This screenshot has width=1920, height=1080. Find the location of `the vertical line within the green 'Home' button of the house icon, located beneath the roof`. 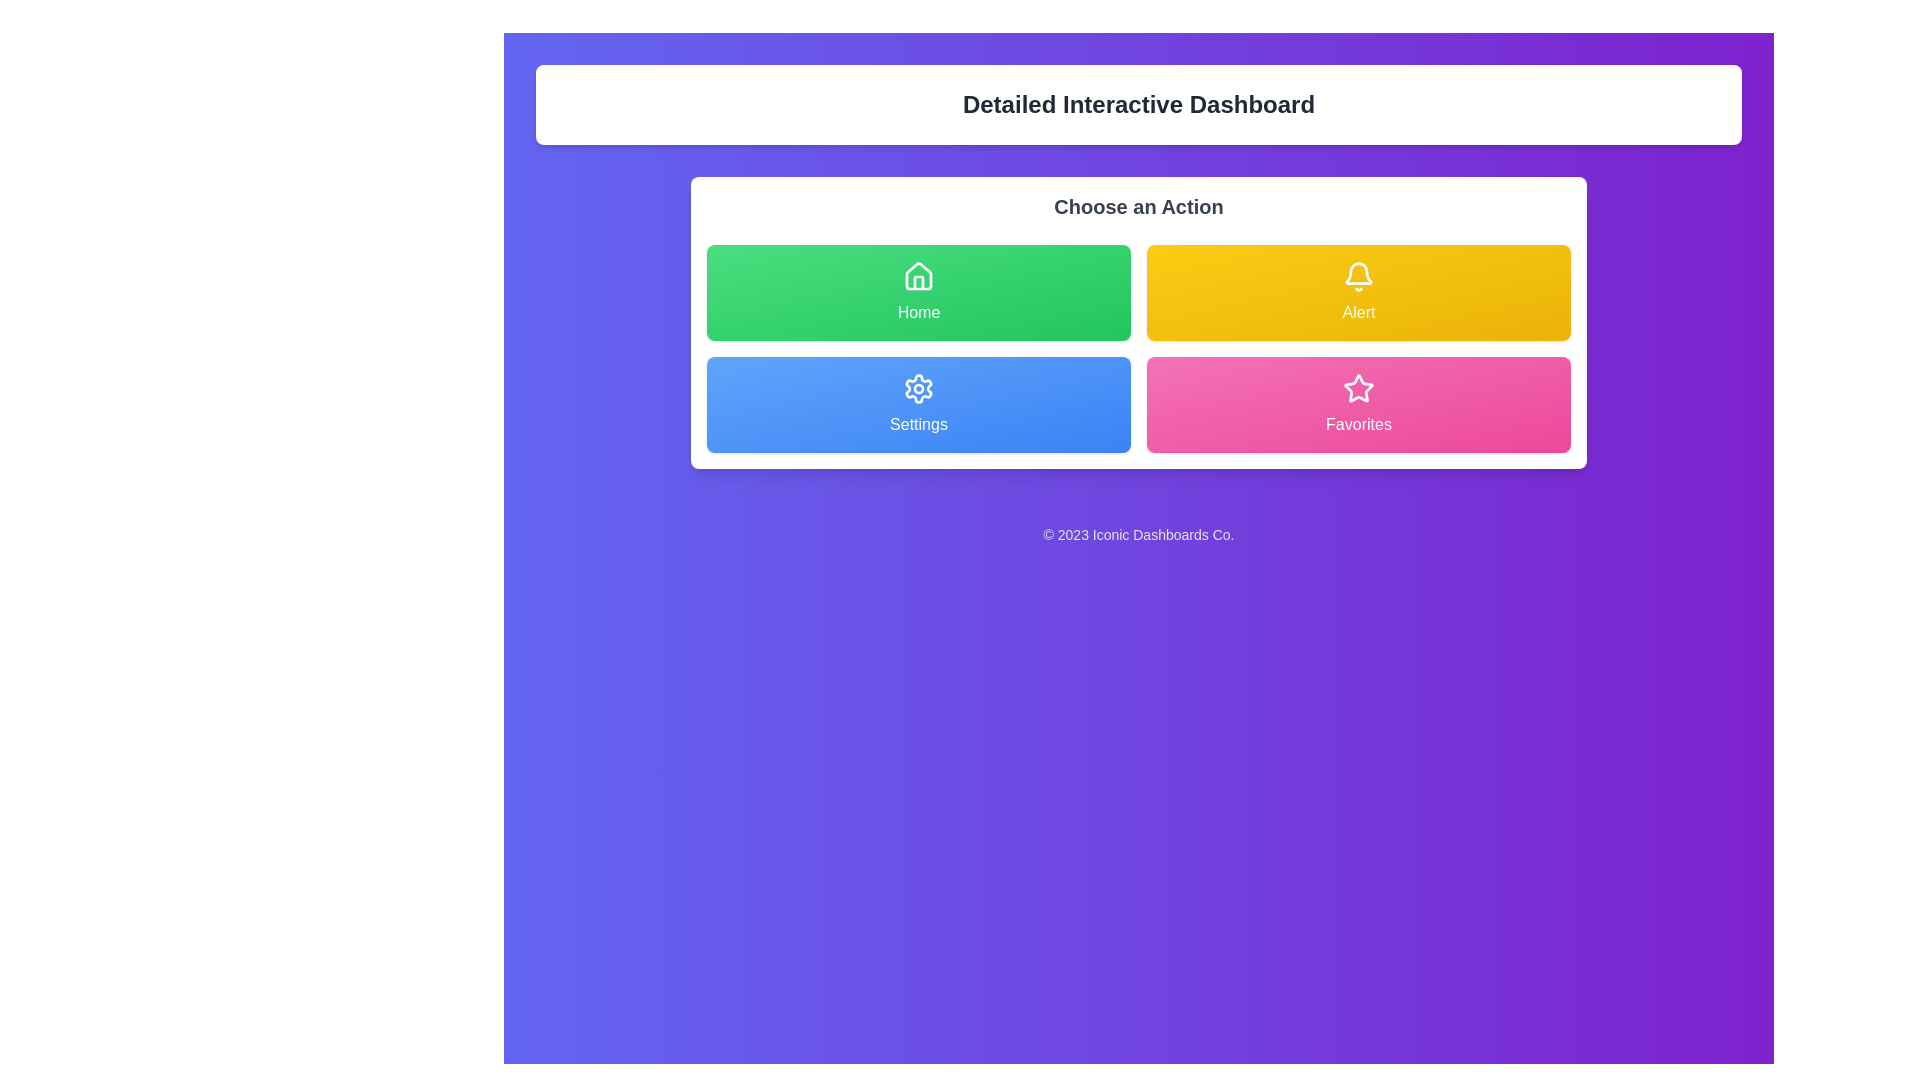

the vertical line within the green 'Home' button of the house icon, located beneath the roof is located at coordinates (917, 282).